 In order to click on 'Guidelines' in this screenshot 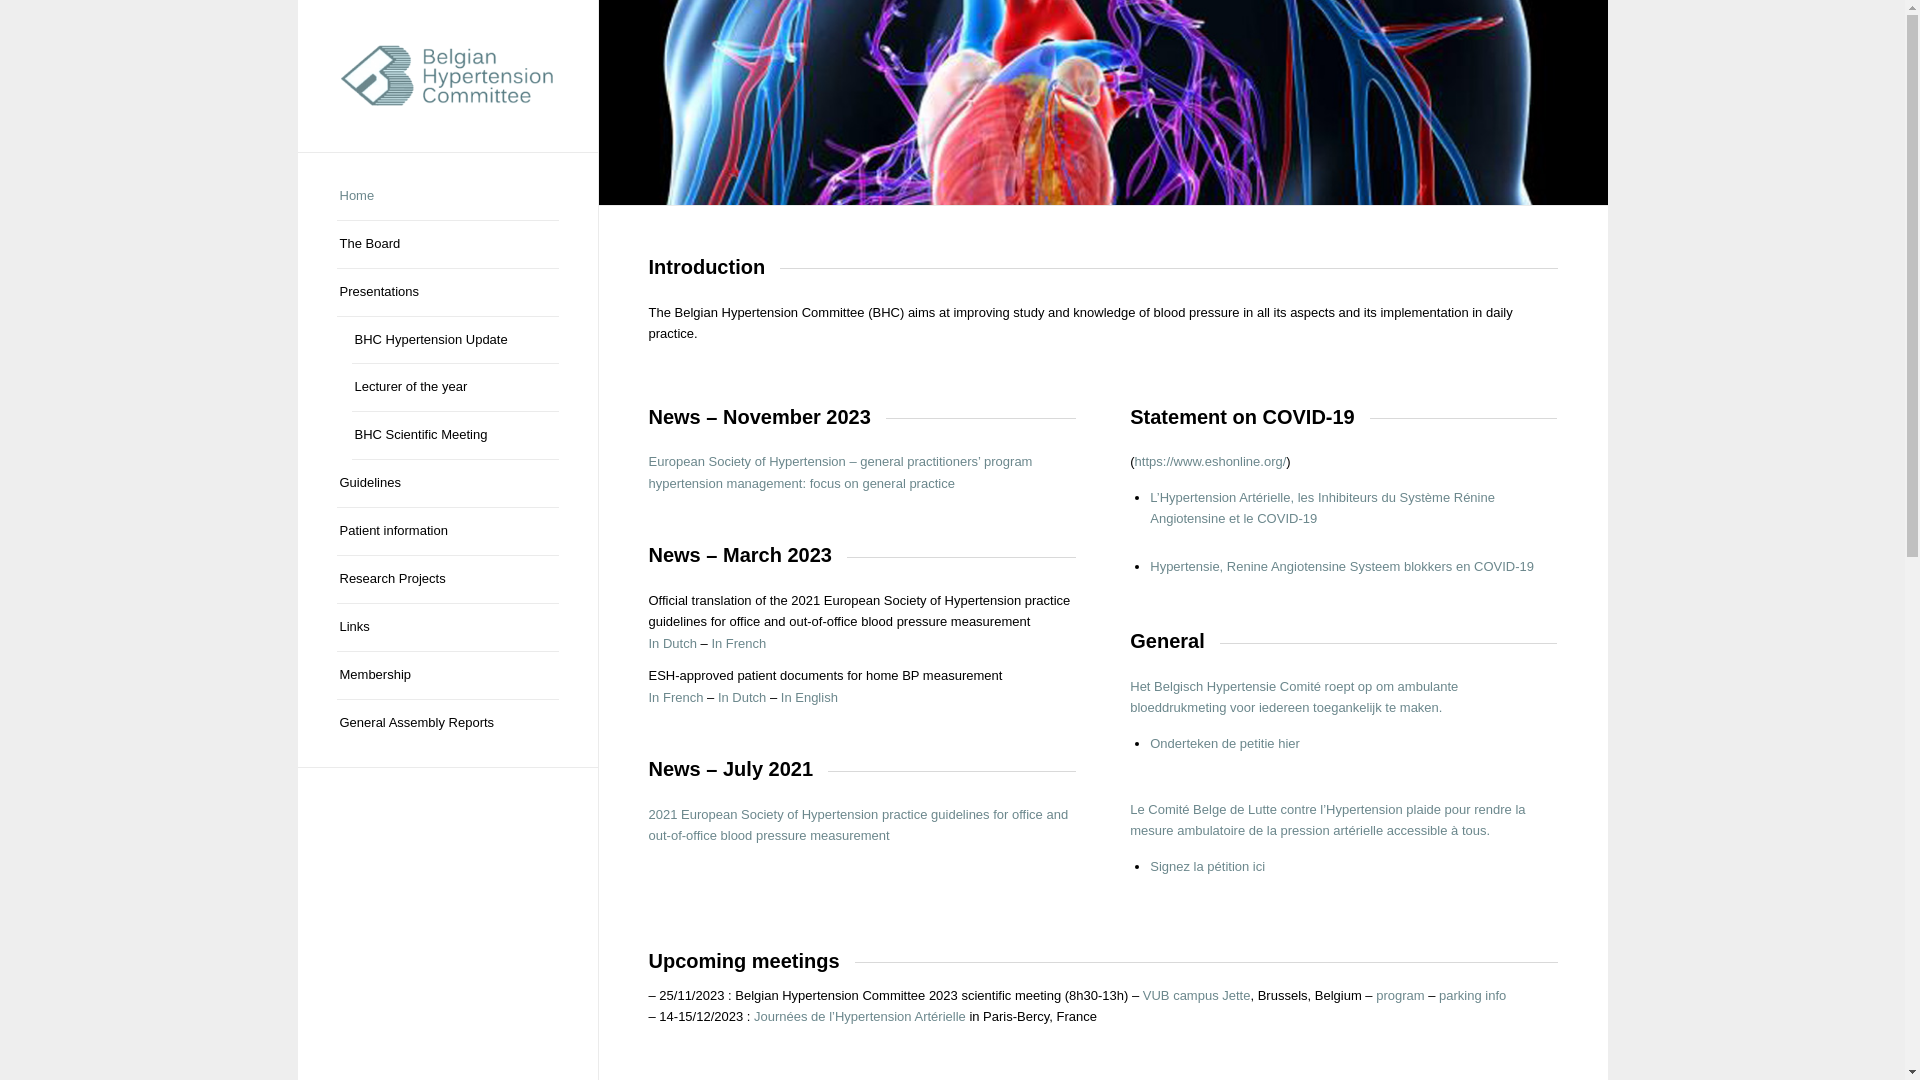, I will do `click(445, 483)`.